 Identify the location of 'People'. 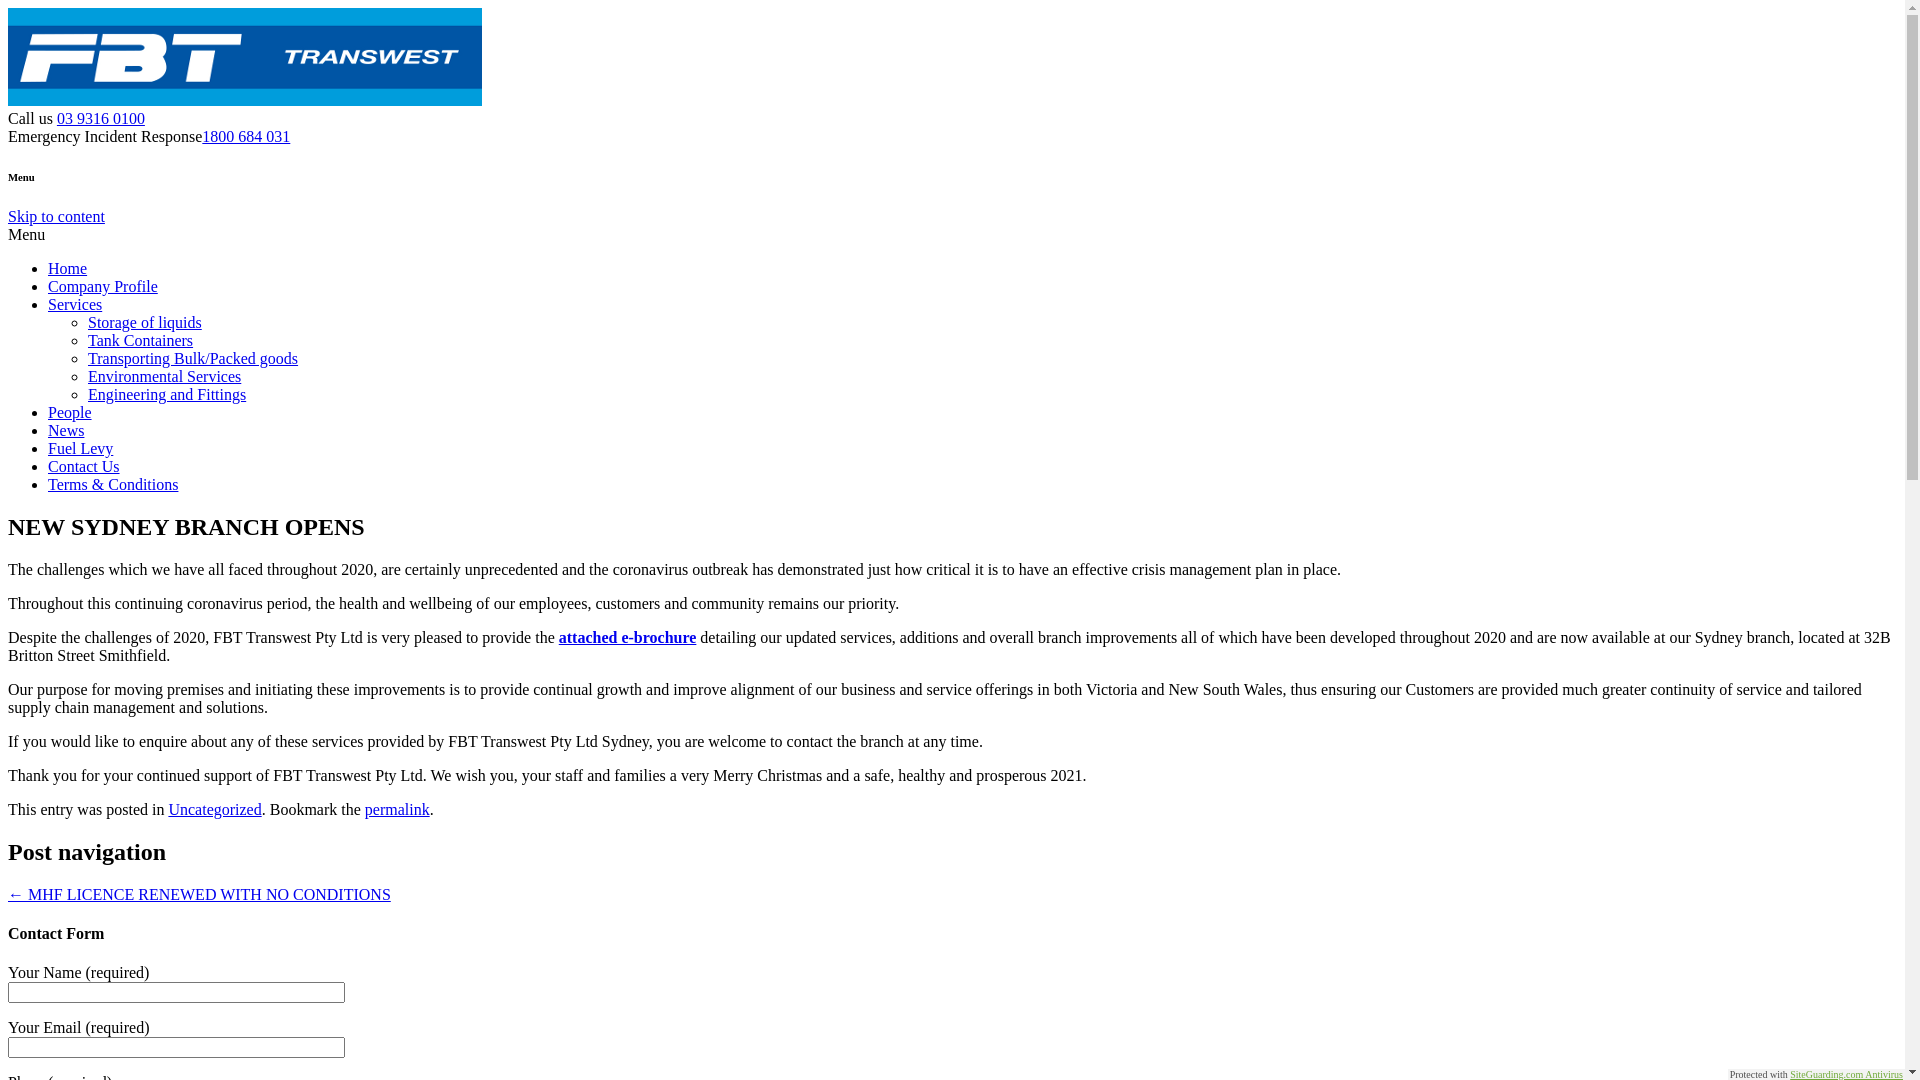
(48, 411).